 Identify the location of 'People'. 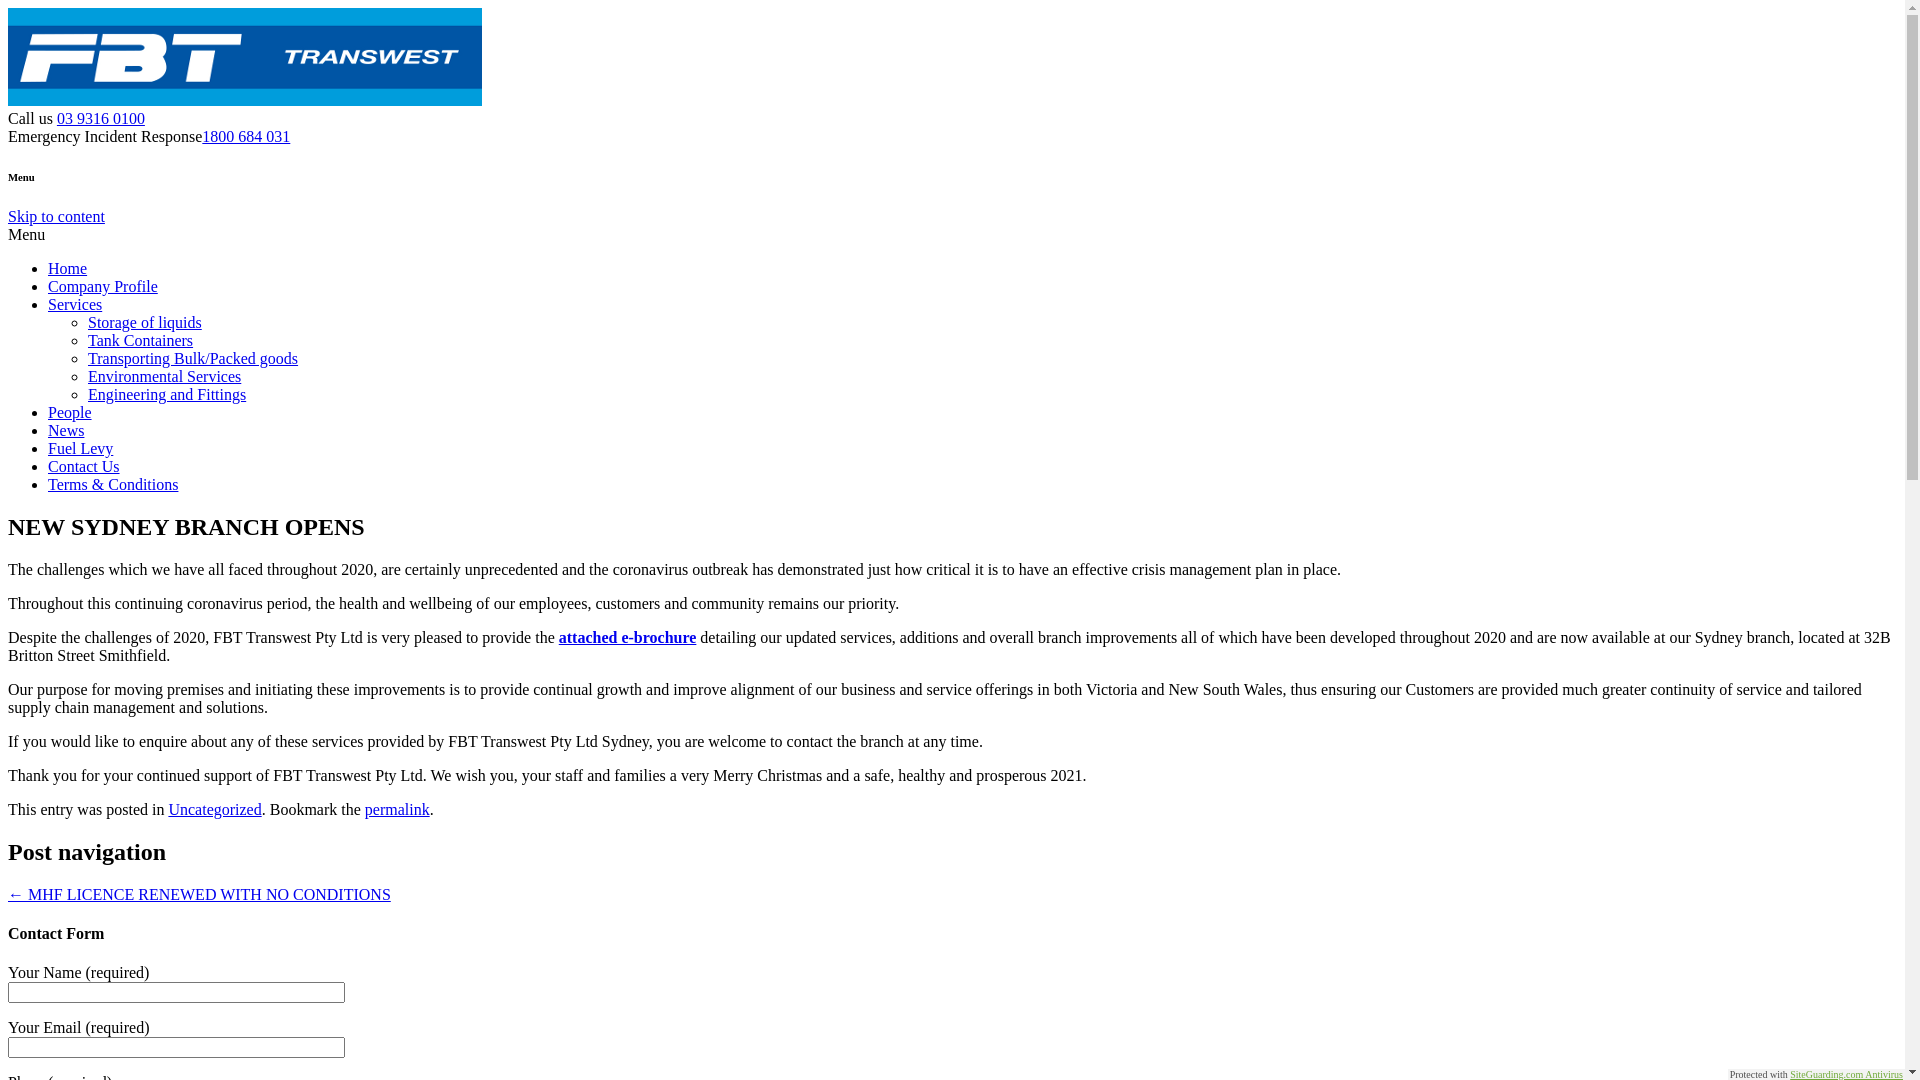
(48, 411).